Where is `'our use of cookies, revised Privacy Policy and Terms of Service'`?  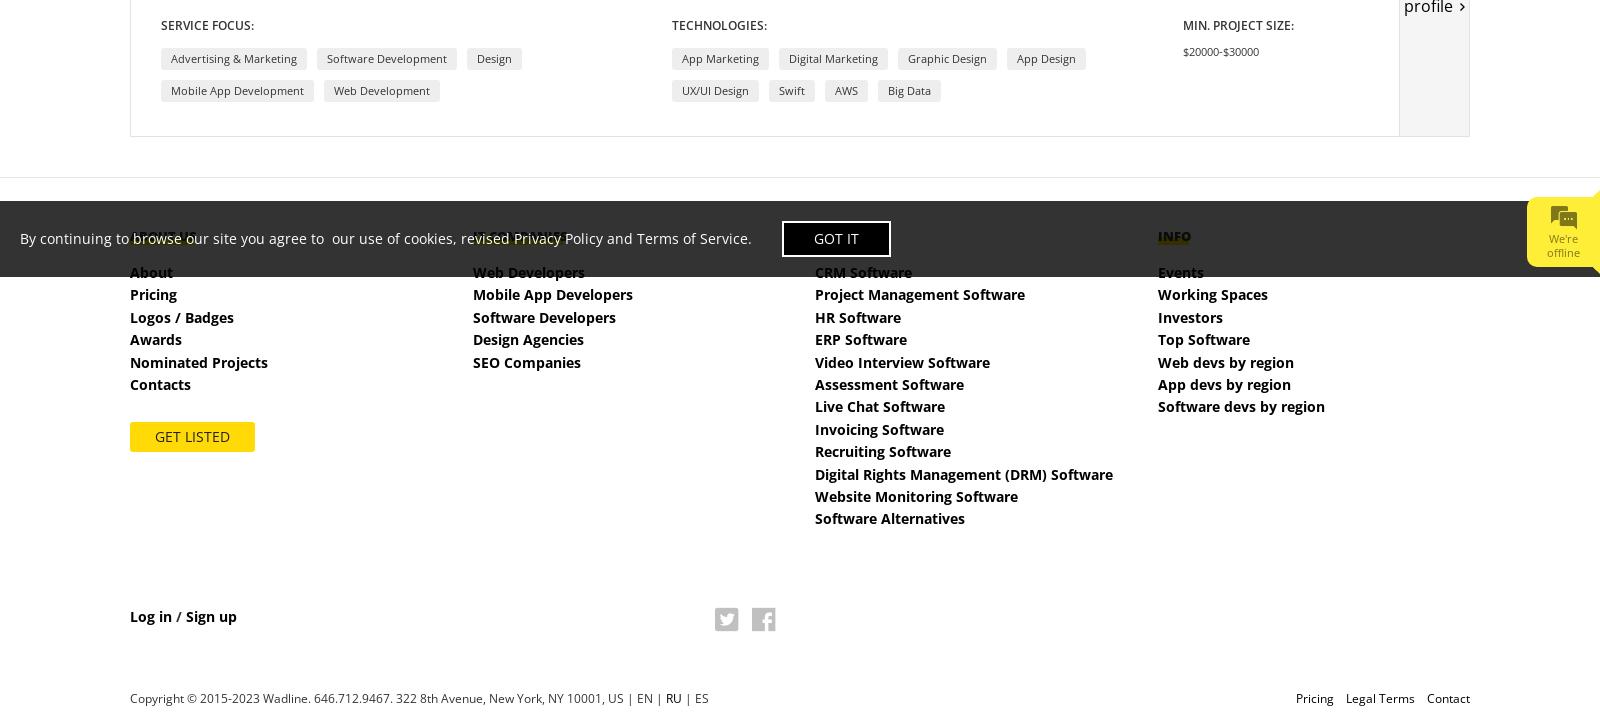 'our use of cookies, revised Privacy Policy and Terms of Service' is located at coordinates (539, 236).